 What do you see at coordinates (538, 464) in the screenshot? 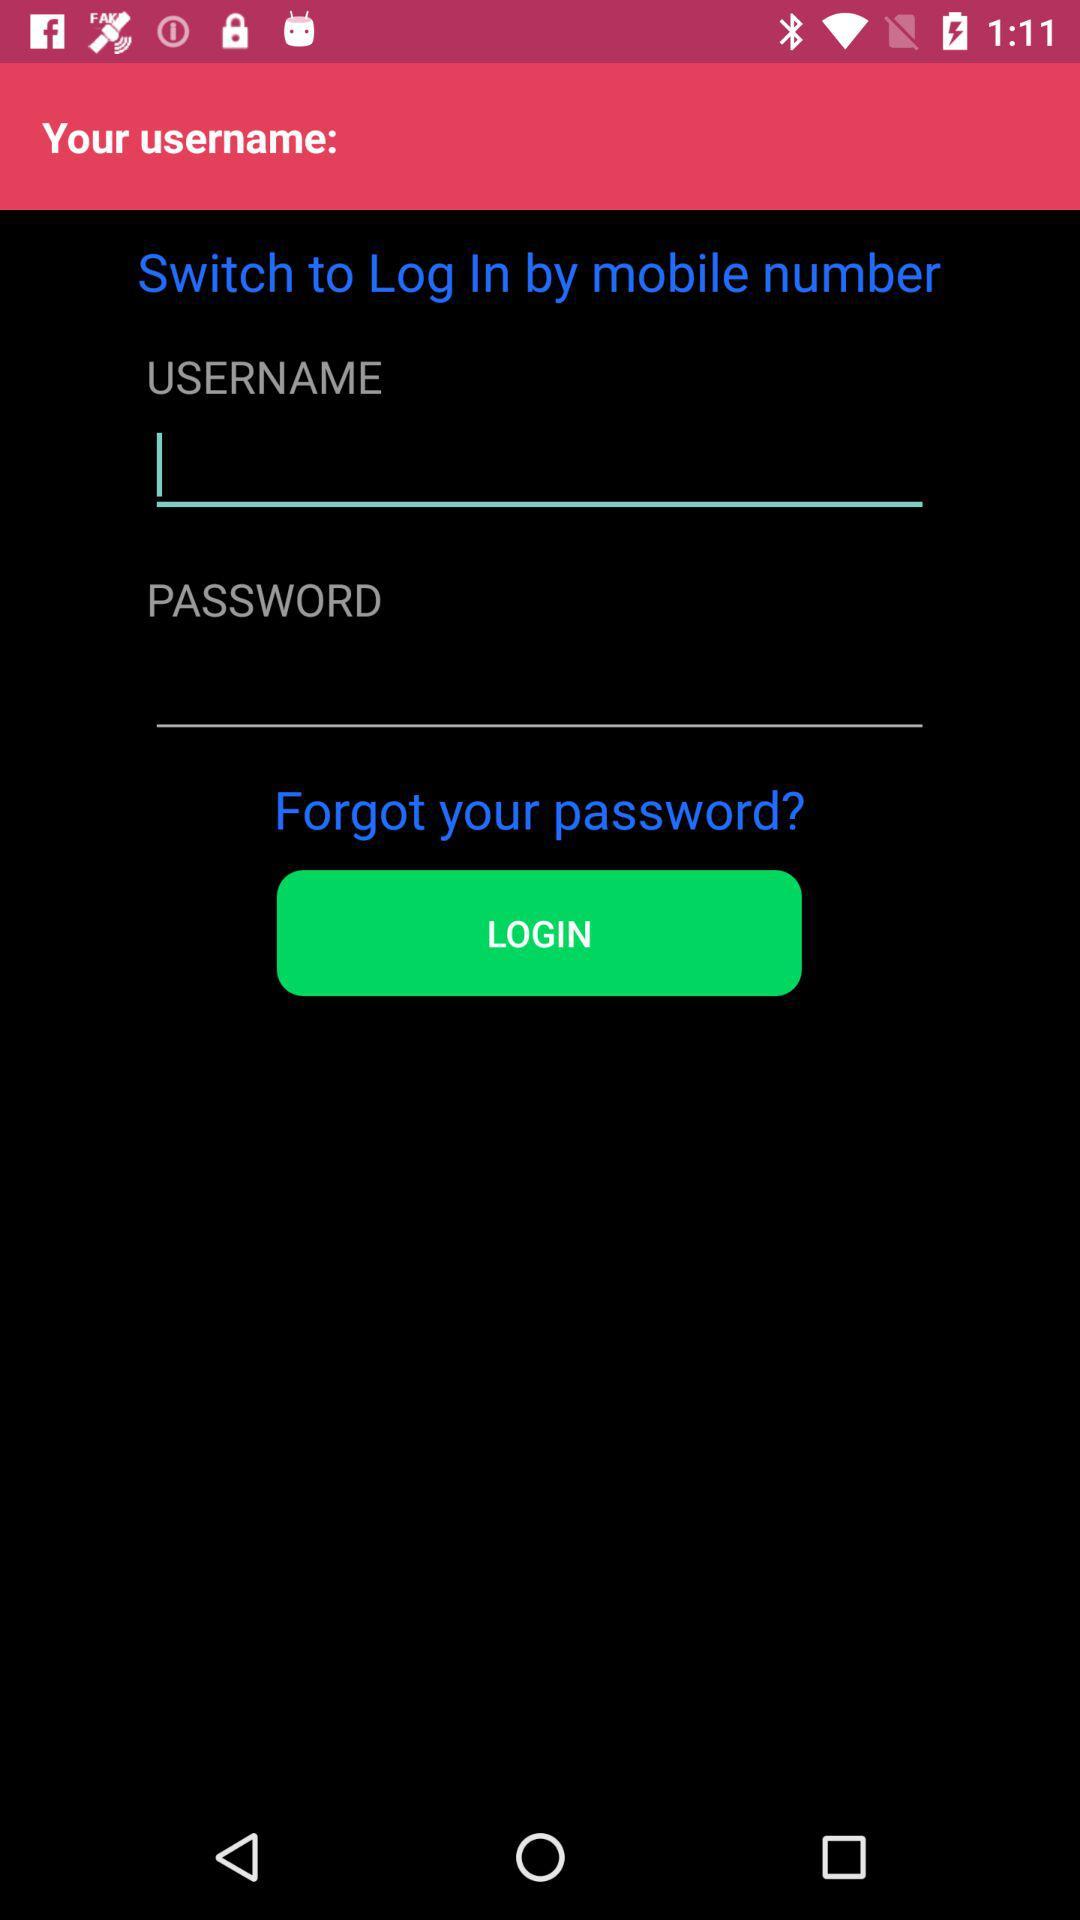
I see `the icon below the username icon` at bounding box center [538, 464].